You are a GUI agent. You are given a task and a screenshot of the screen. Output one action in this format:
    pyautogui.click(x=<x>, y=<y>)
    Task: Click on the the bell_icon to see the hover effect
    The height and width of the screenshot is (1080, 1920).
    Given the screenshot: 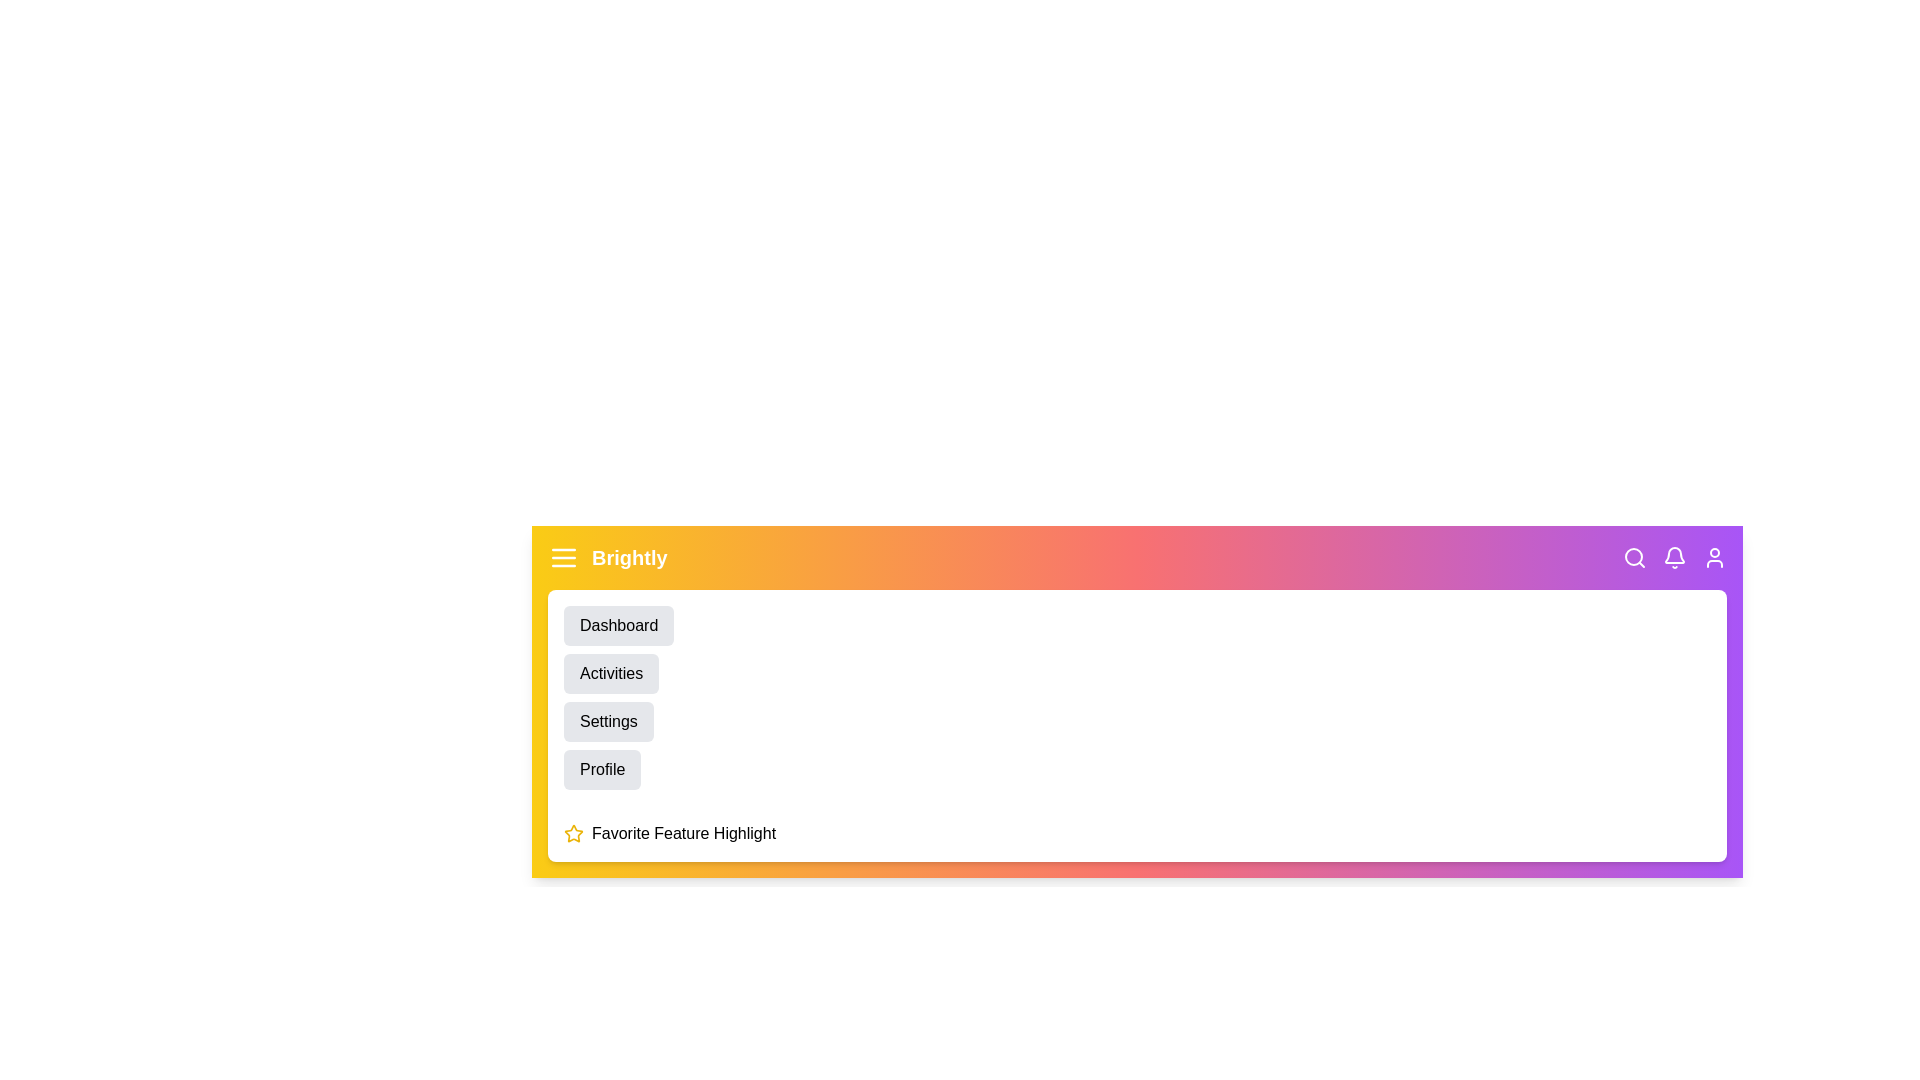 What is the action you would take?
    pyautogui.click(x=1675, y=558)
    